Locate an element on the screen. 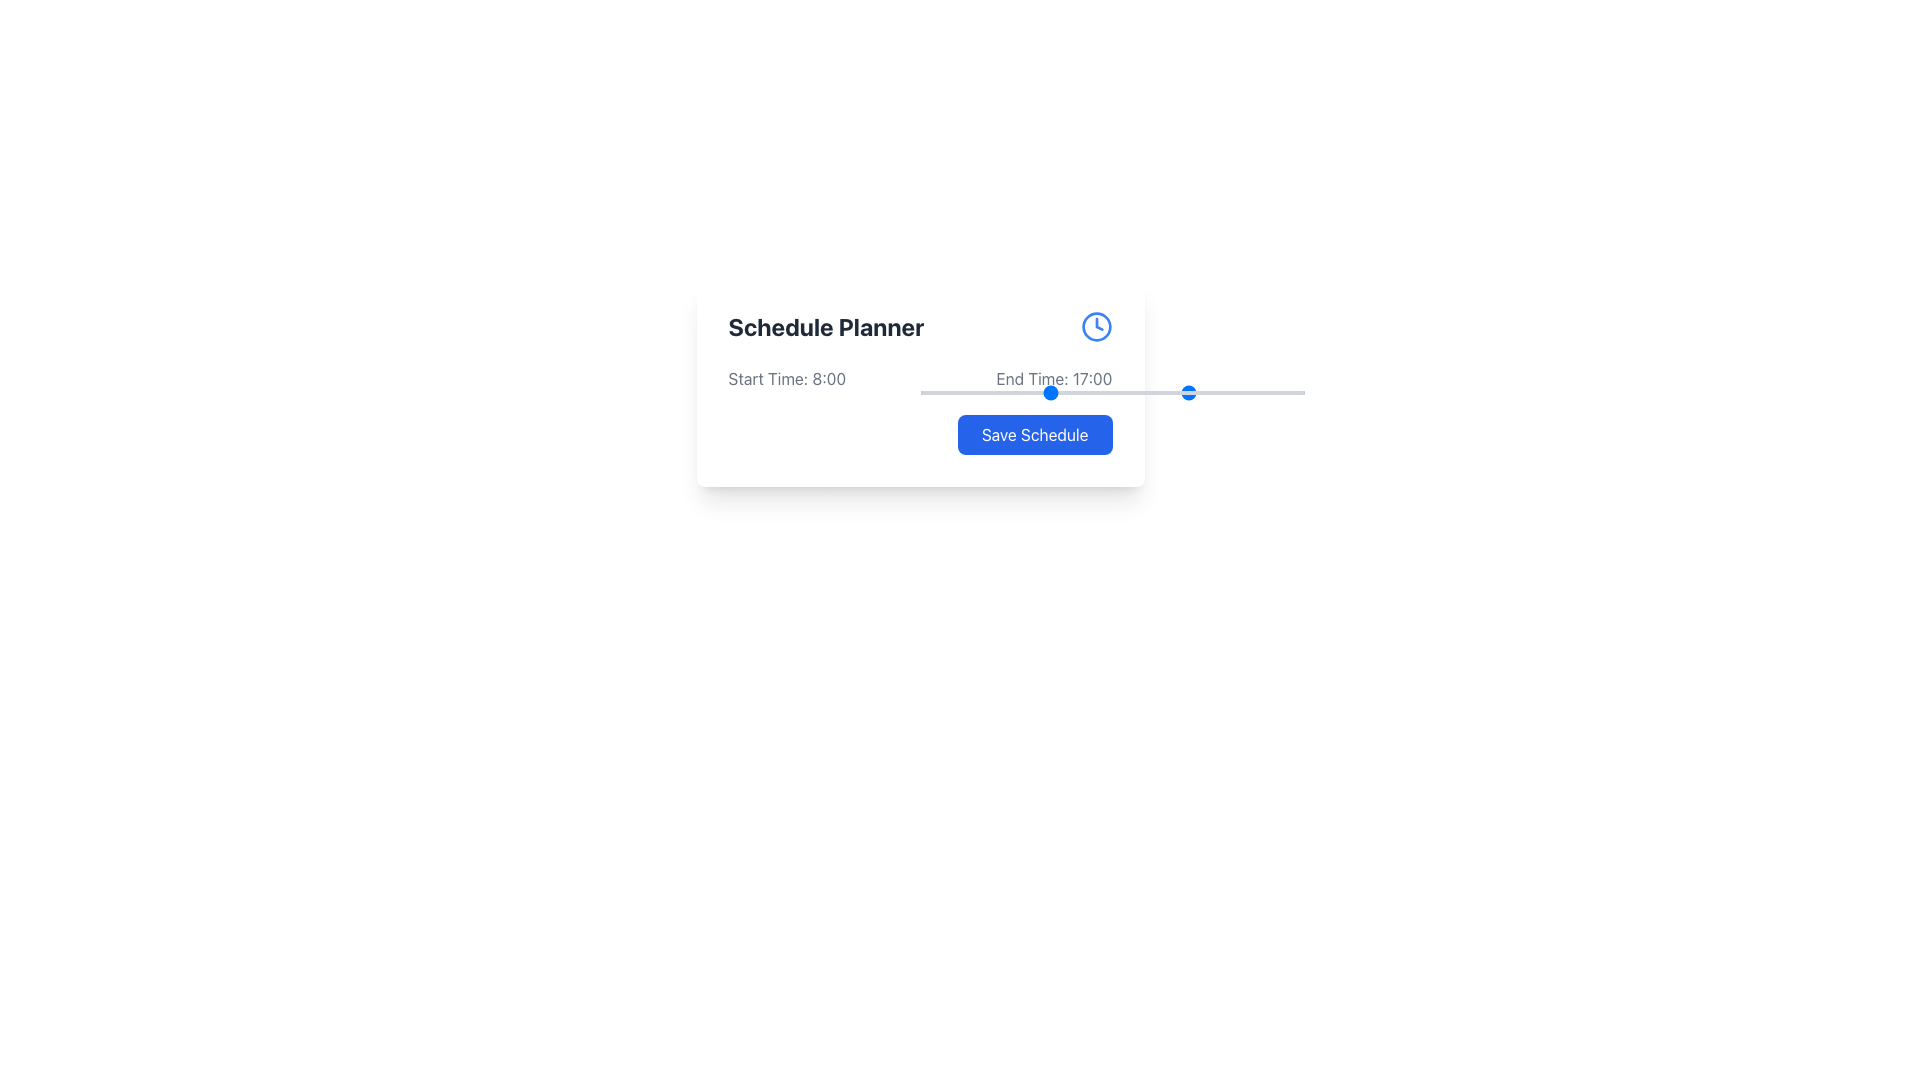 The width and height of the screenshot is (1920, 1080). the text label displaying 'End Time: 17:00' is located at coordinates (1053, 378).